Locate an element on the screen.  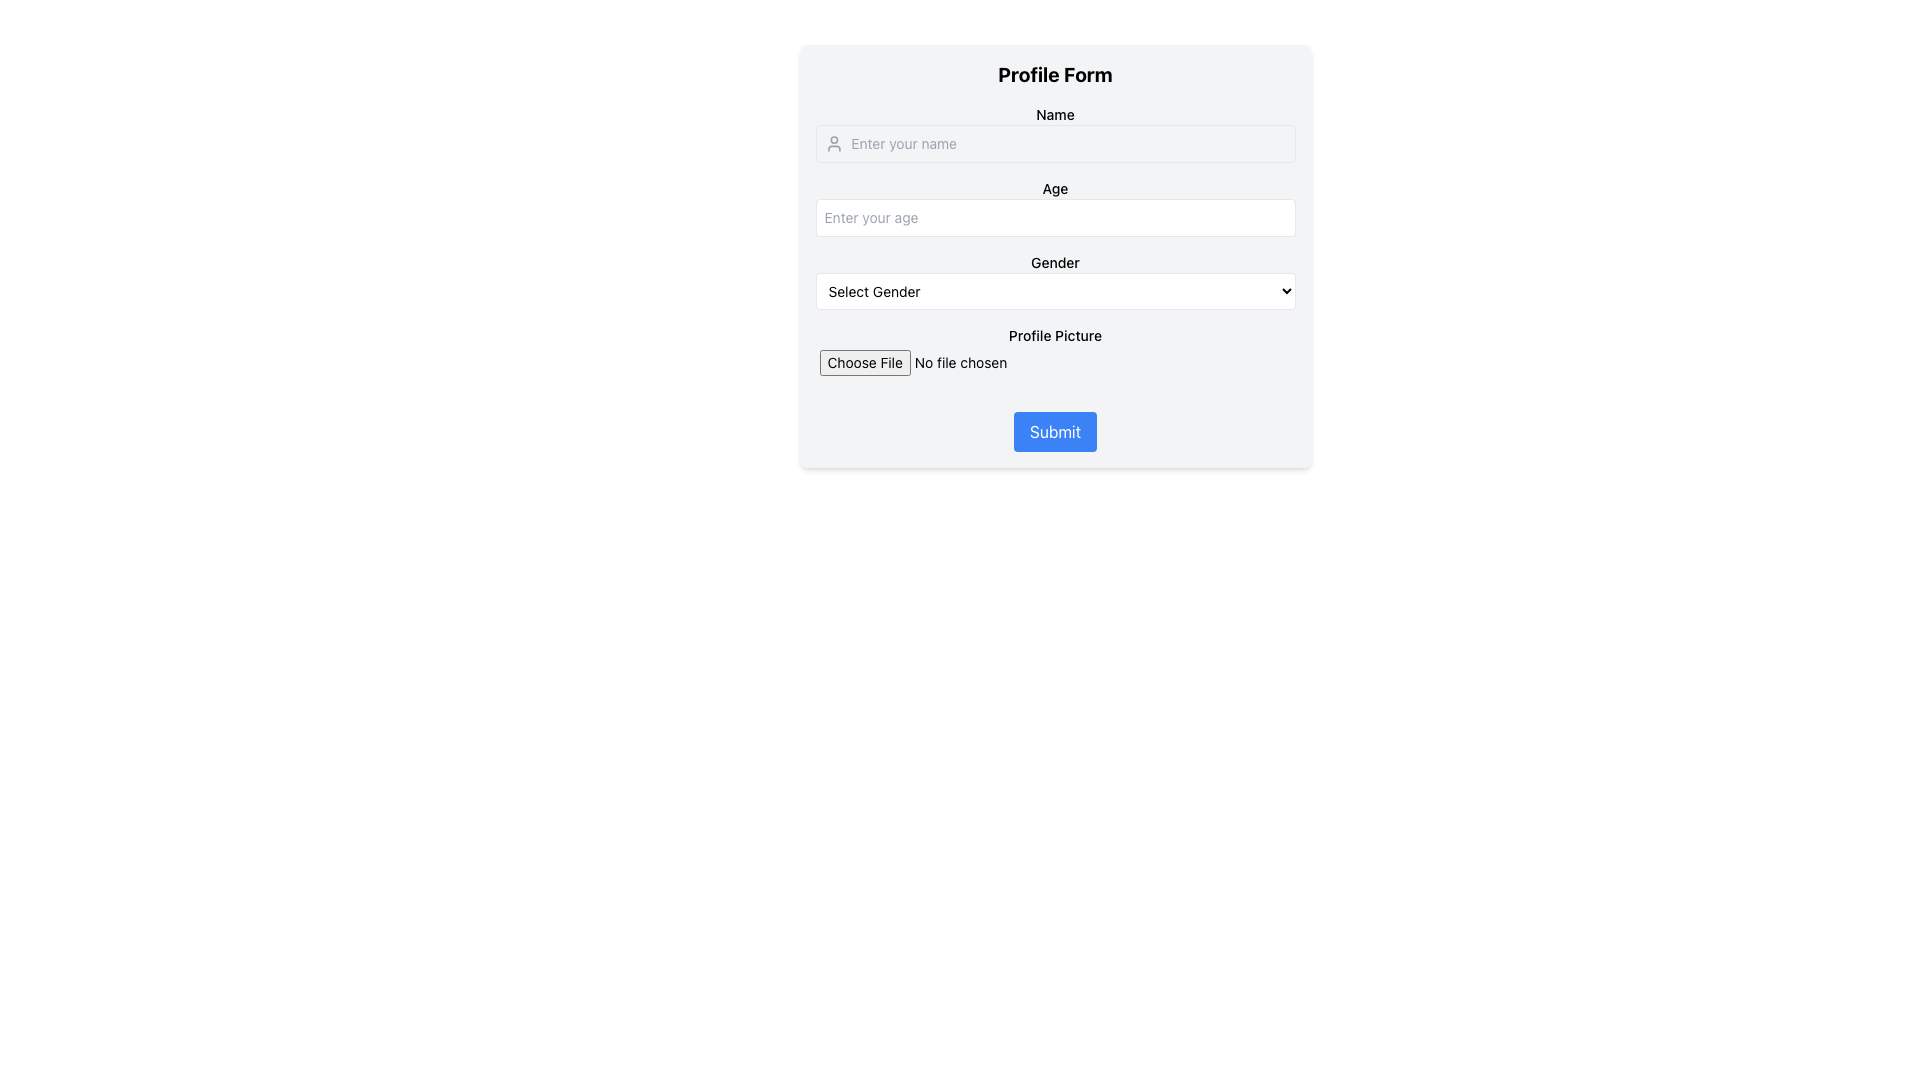
the gender selection dropdown menu is located at coordinates (1054, 281).